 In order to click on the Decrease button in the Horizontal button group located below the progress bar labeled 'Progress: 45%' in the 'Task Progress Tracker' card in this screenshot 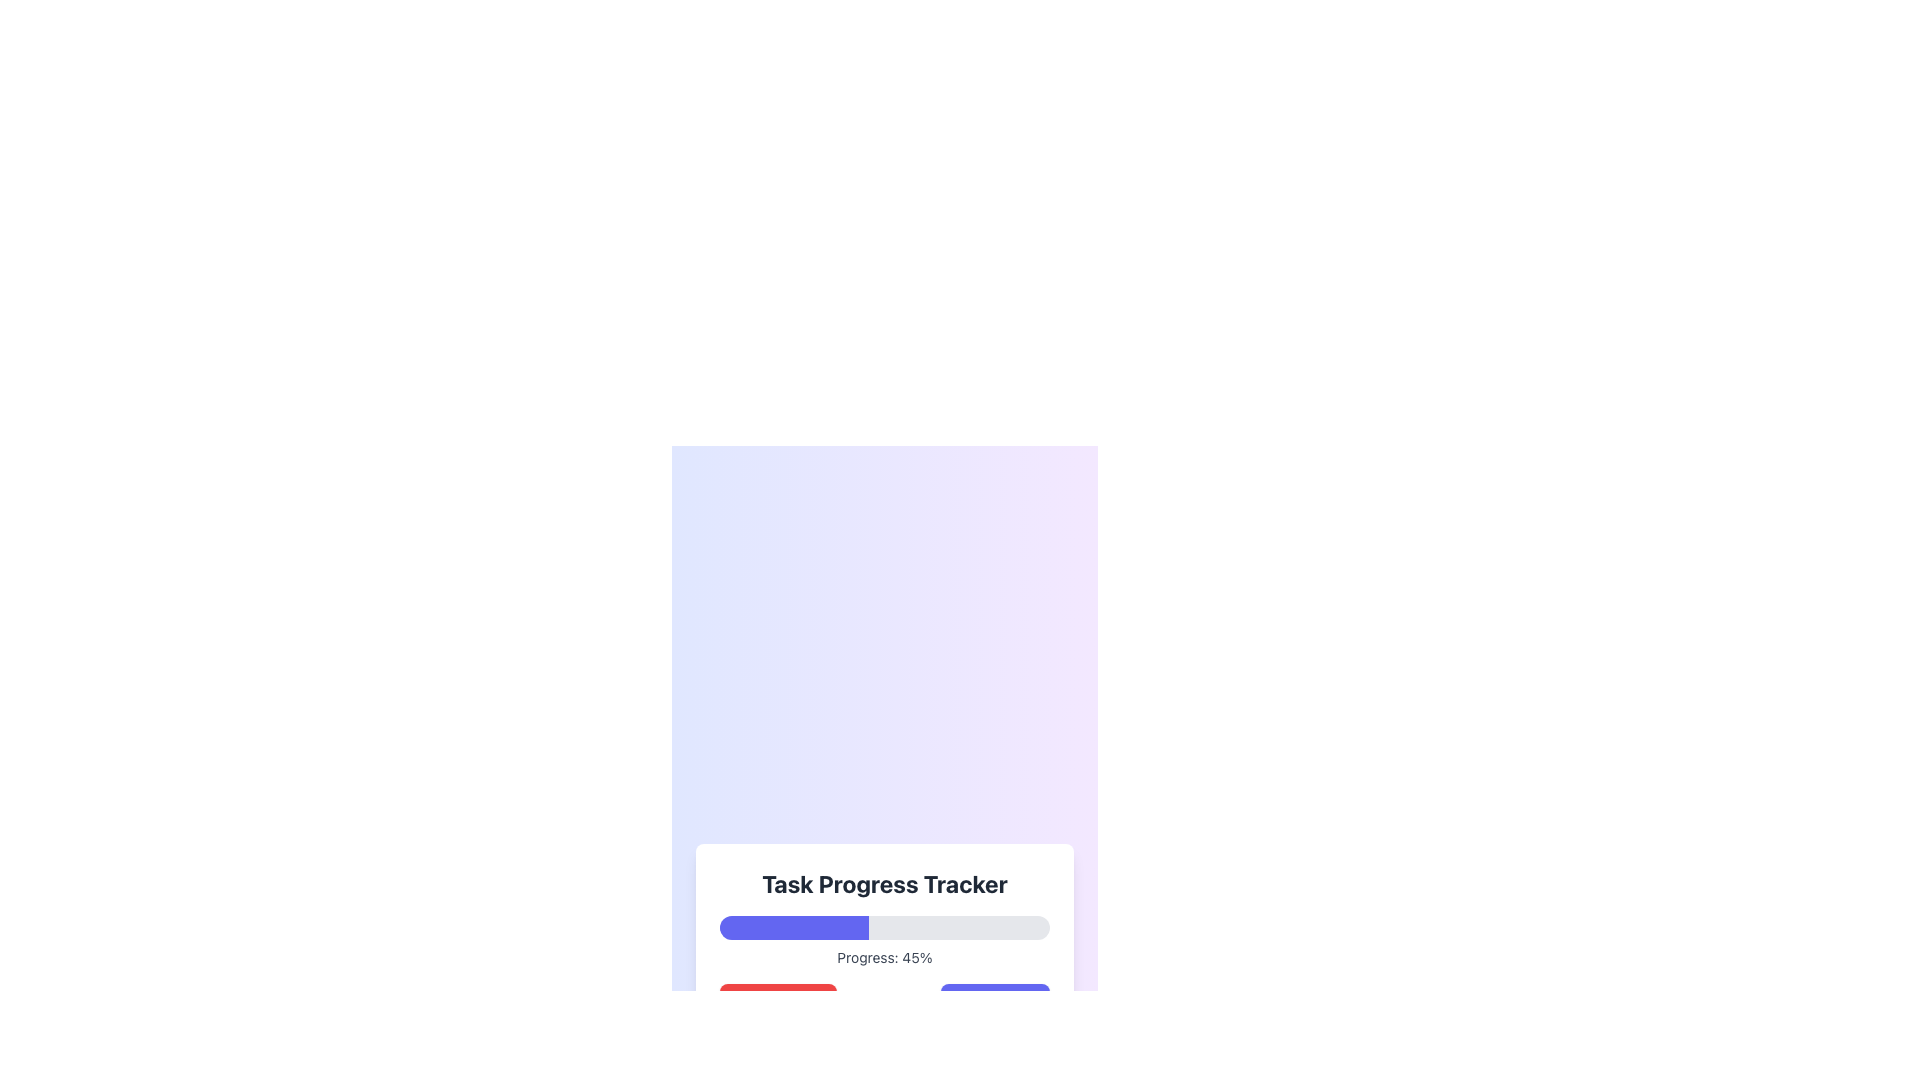, I will do `click(883, 1003)`.